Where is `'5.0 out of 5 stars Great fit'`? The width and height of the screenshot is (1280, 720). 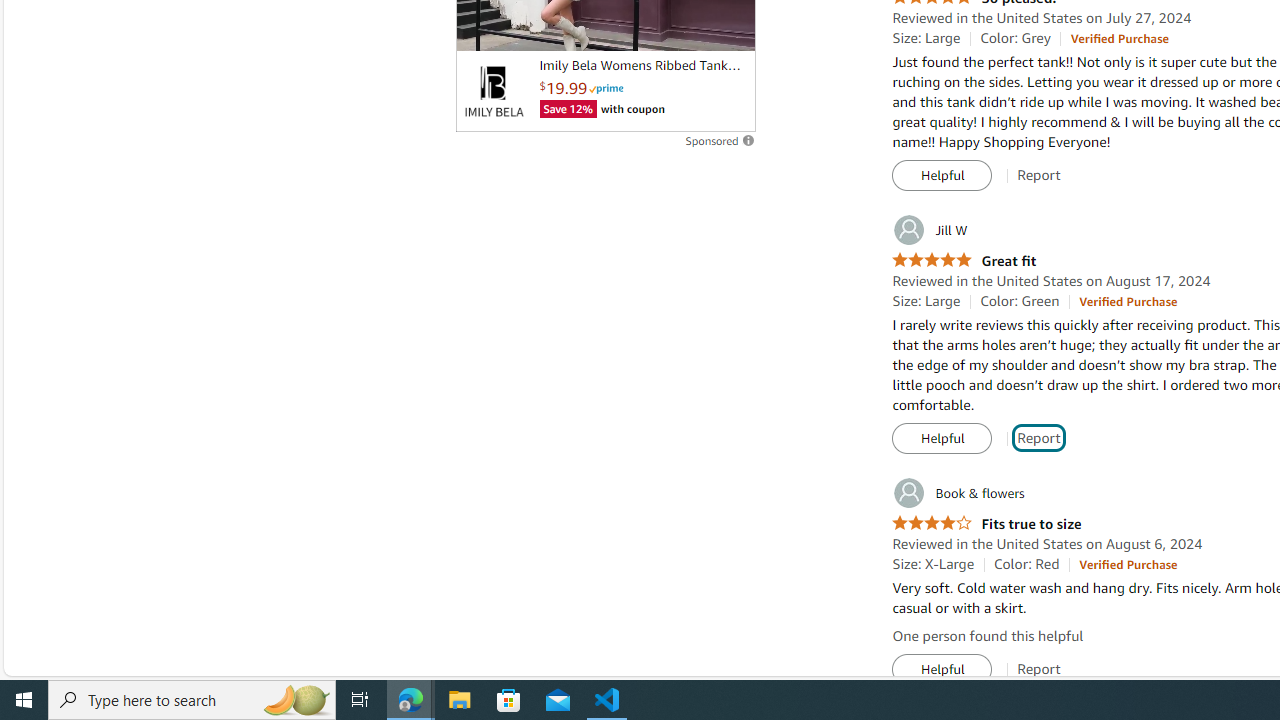
'5.0 out of 5 stars Great fit' is located at coordinates (964, 260).